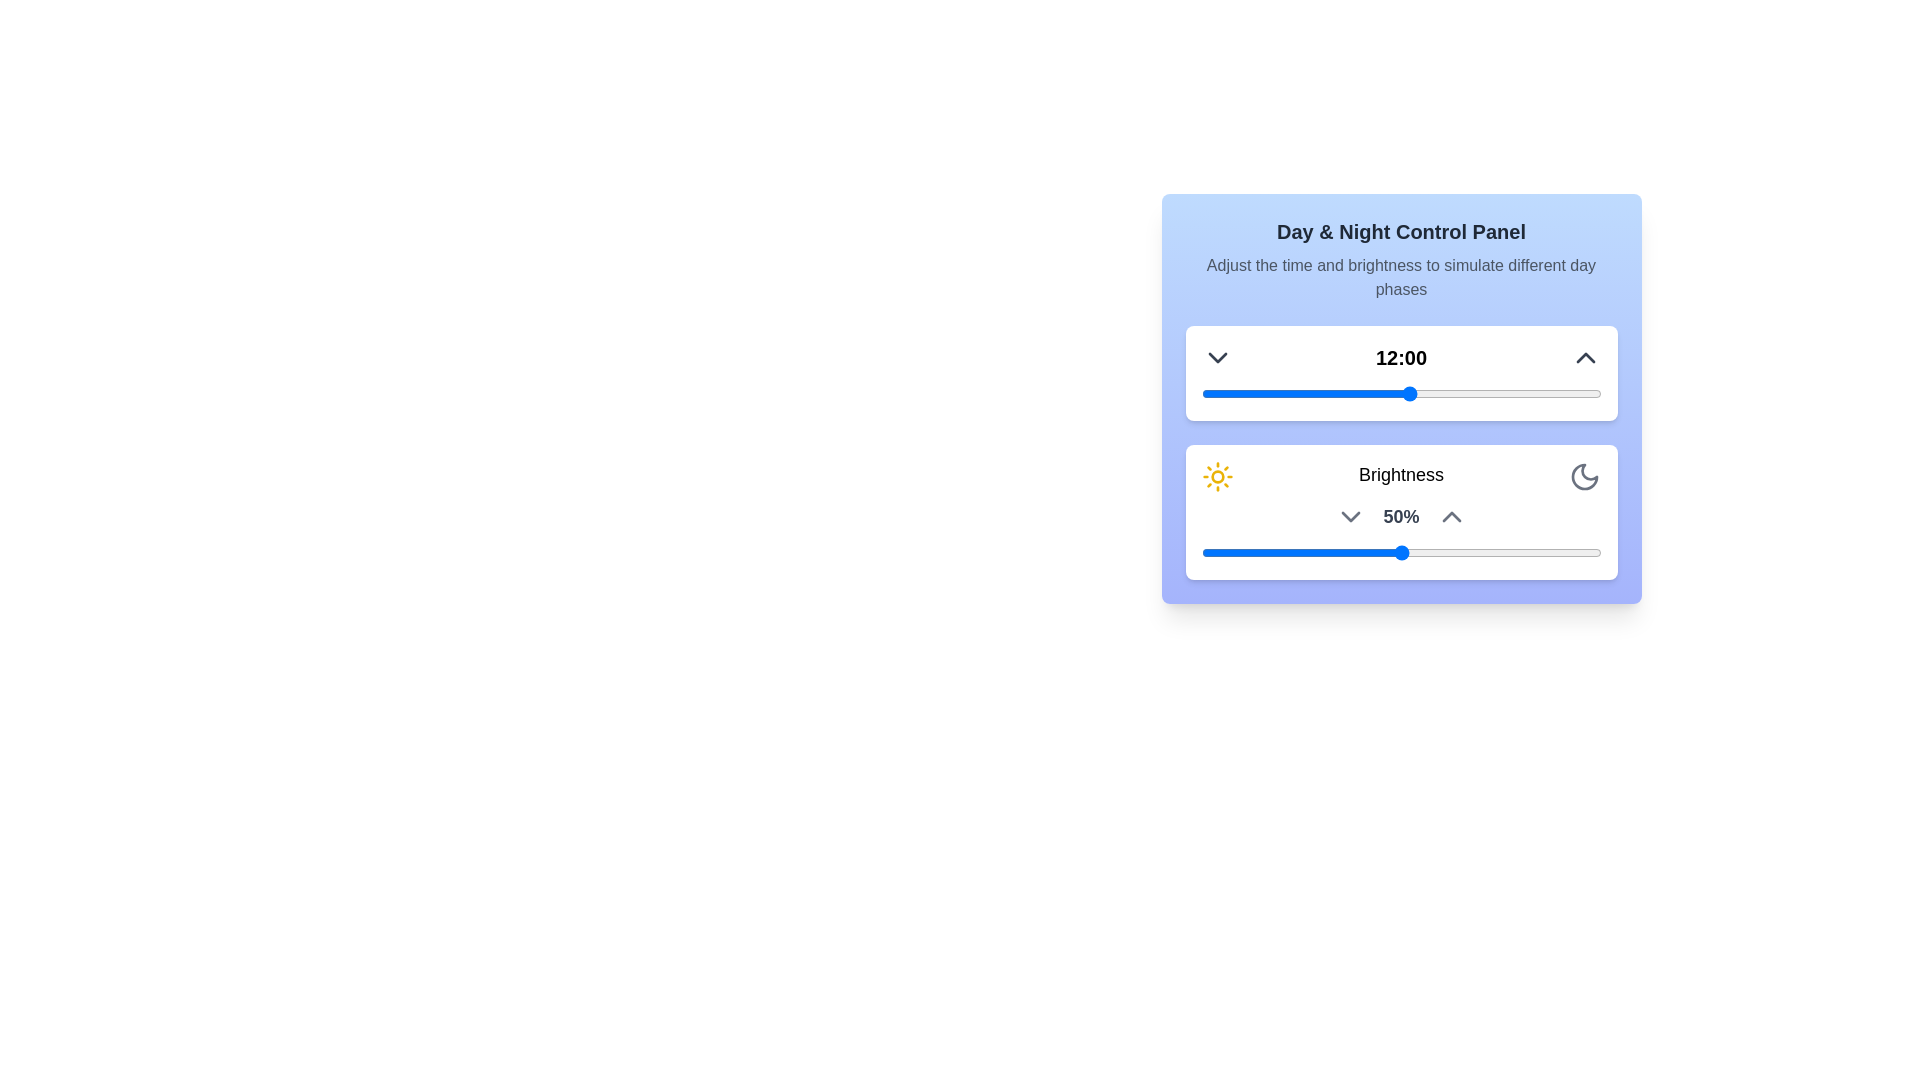 This screenshot has height=1080, width=1920. Describe the element at coordinates (1351, 515) in the screenshot. I see `the chevron dropdown indicator located in the 'Day & Night Control Panel' UI` at that location.